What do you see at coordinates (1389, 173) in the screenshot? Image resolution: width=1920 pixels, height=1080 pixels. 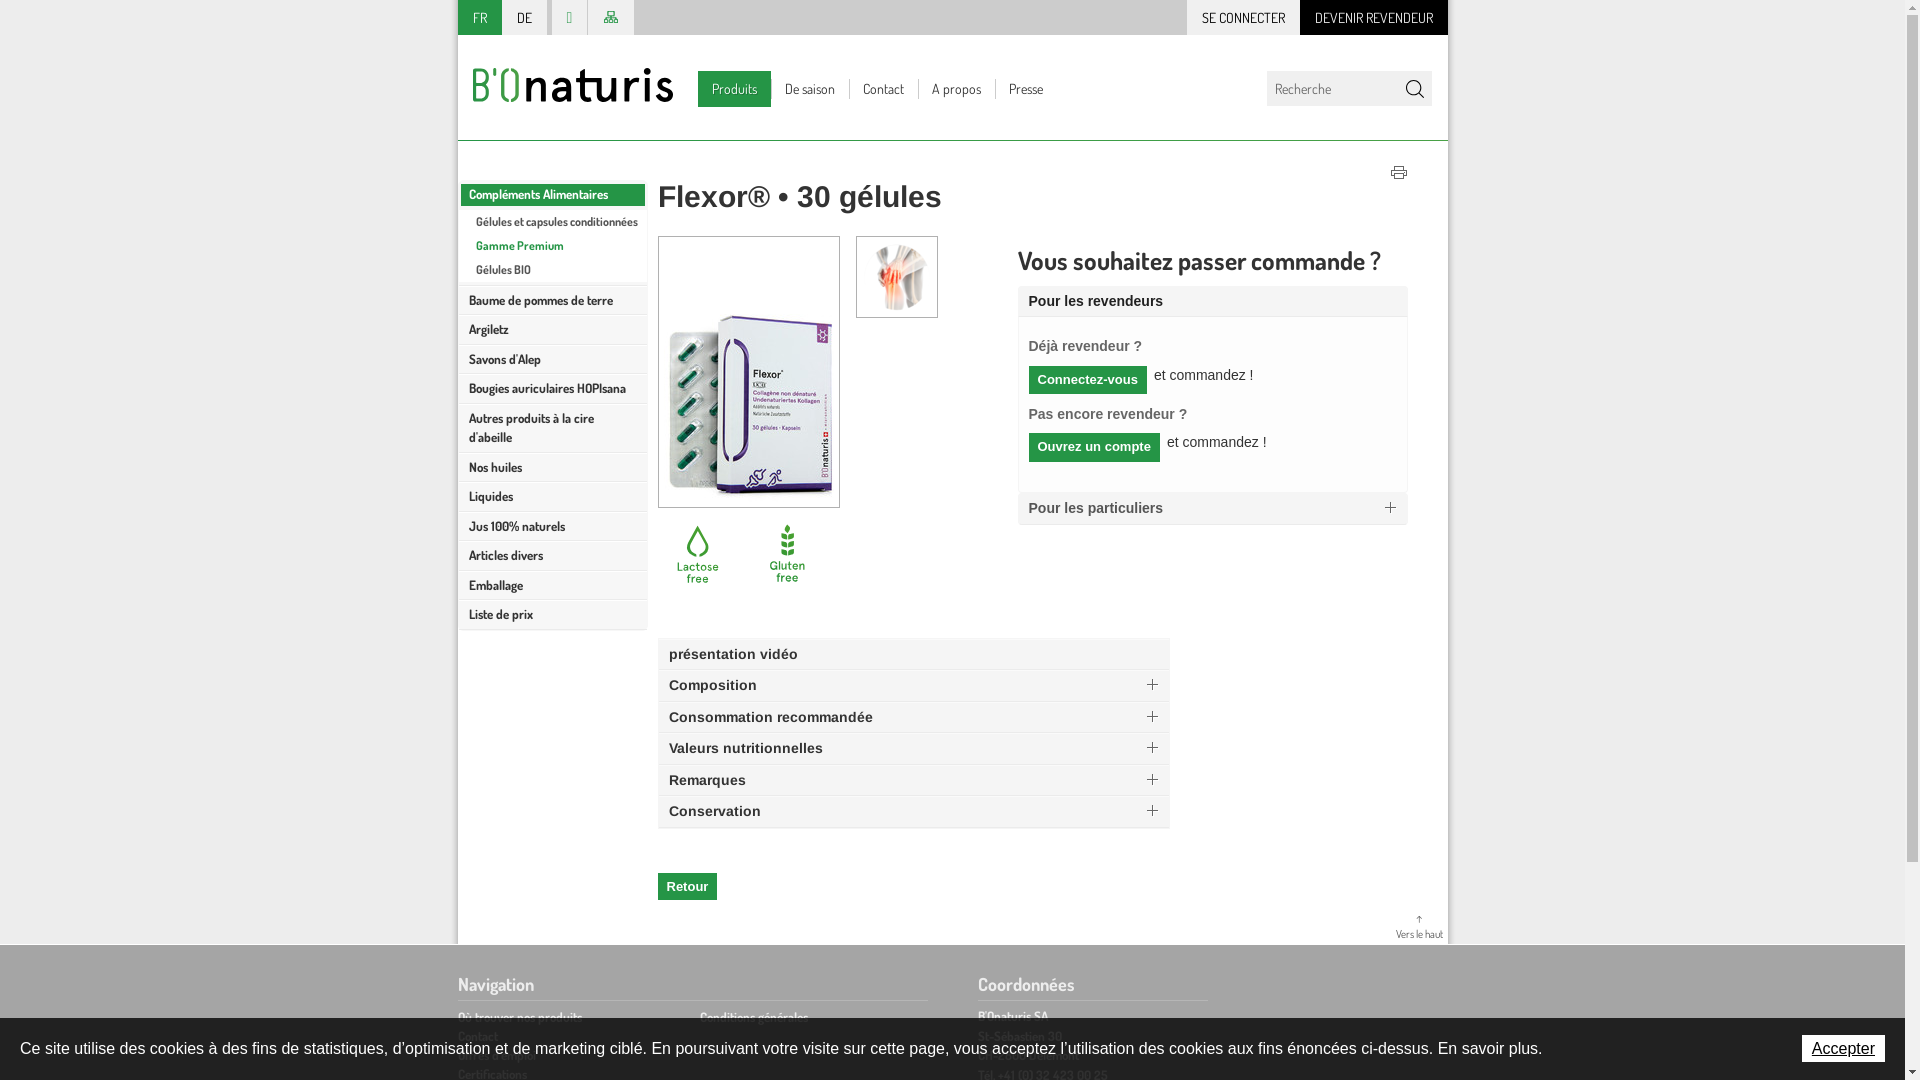 I see `'Print'` at bounding box center [1389, 173].